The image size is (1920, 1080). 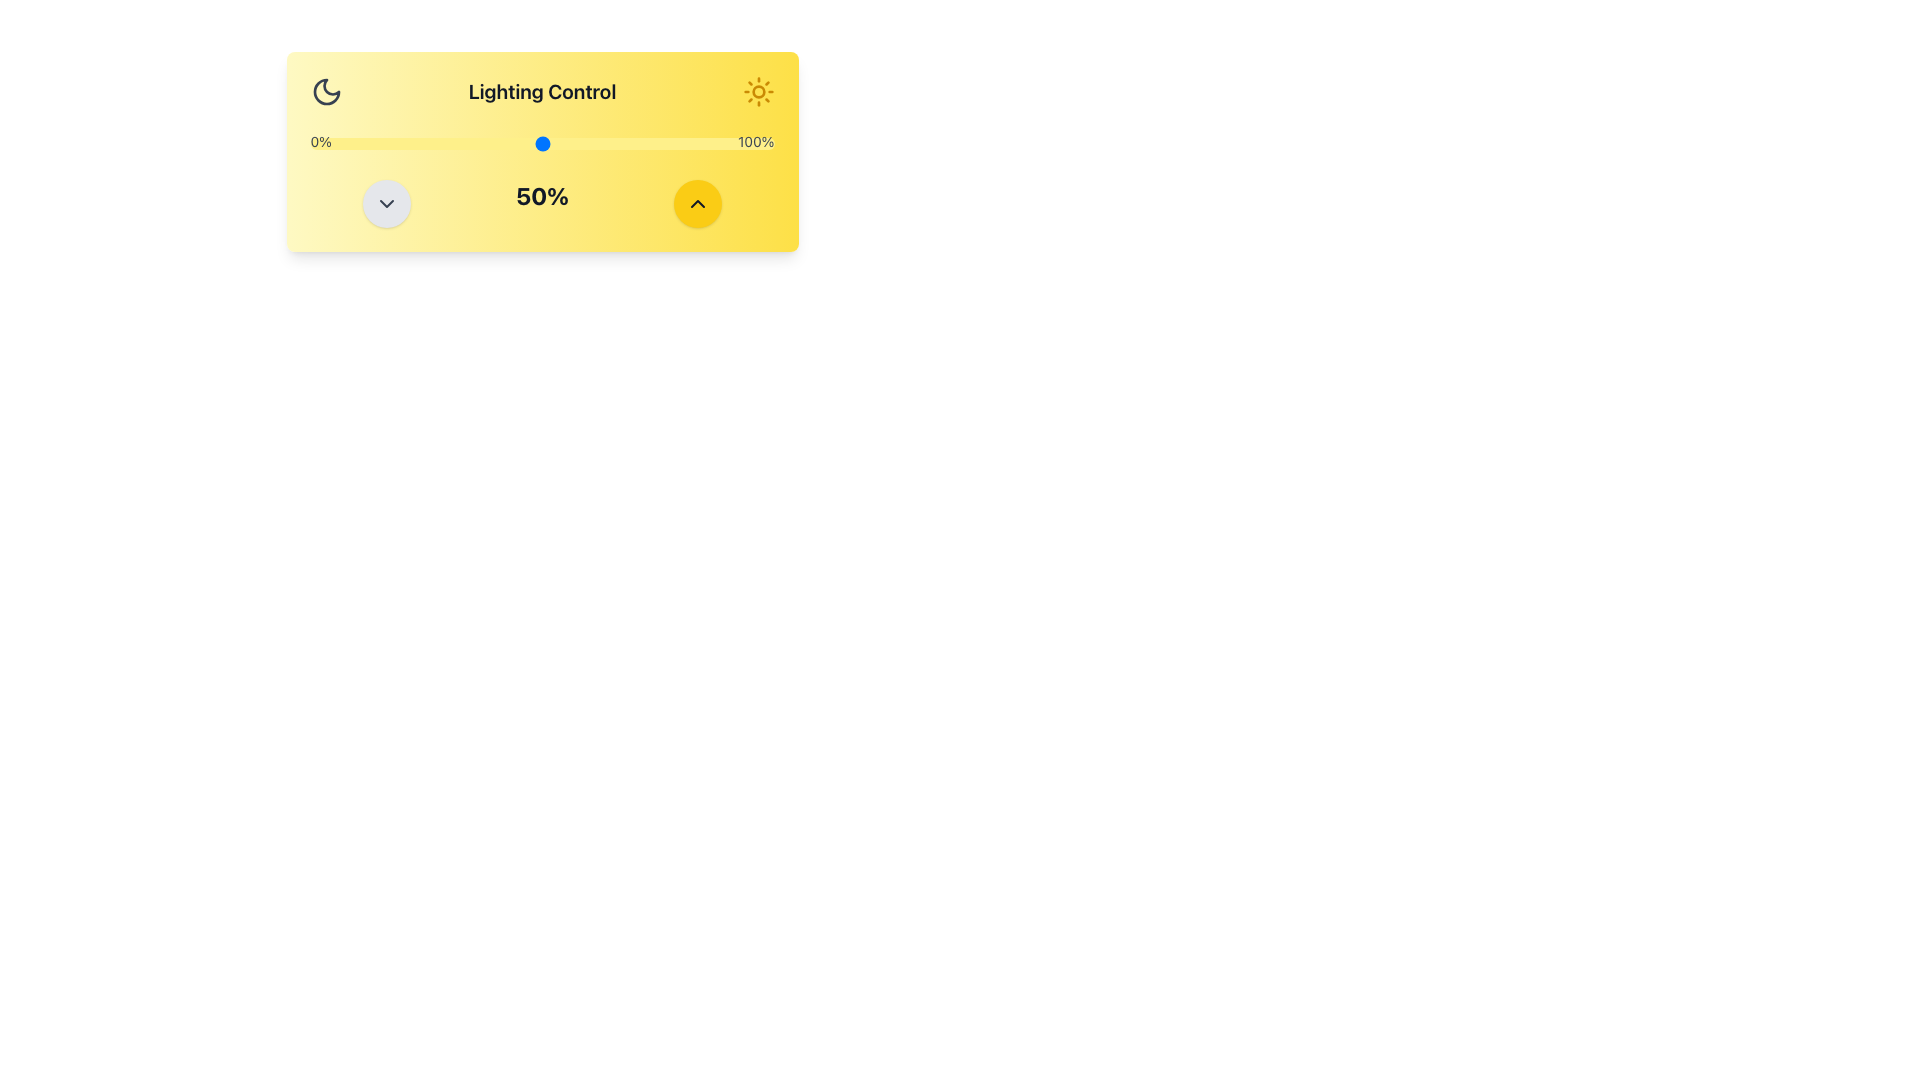 What do you see at coordinates (326, 92) in the screenshot?
I see `the thin crescent moon icon located at the top-left corner of the interface, adjacent to the title 'Lighting Control'` at bounding box center [326, 92].